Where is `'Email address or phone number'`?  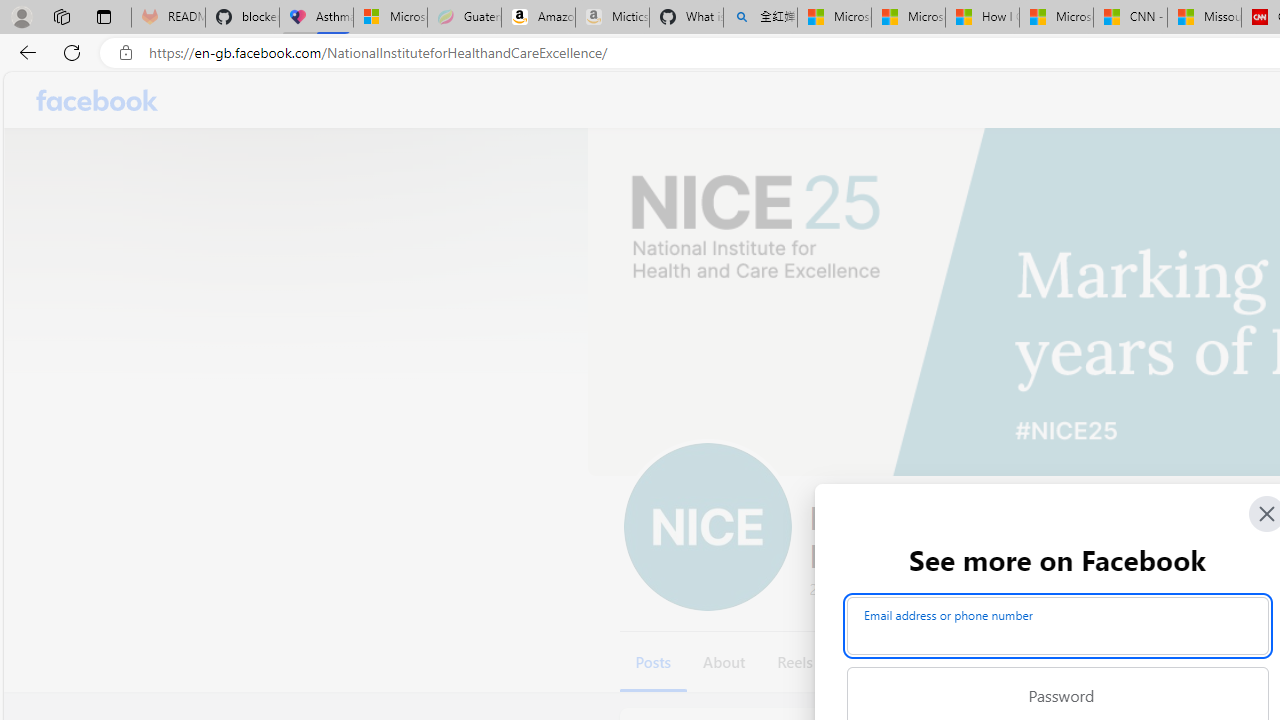 'Email address or phone number' is located at coordinates (1056, 625).